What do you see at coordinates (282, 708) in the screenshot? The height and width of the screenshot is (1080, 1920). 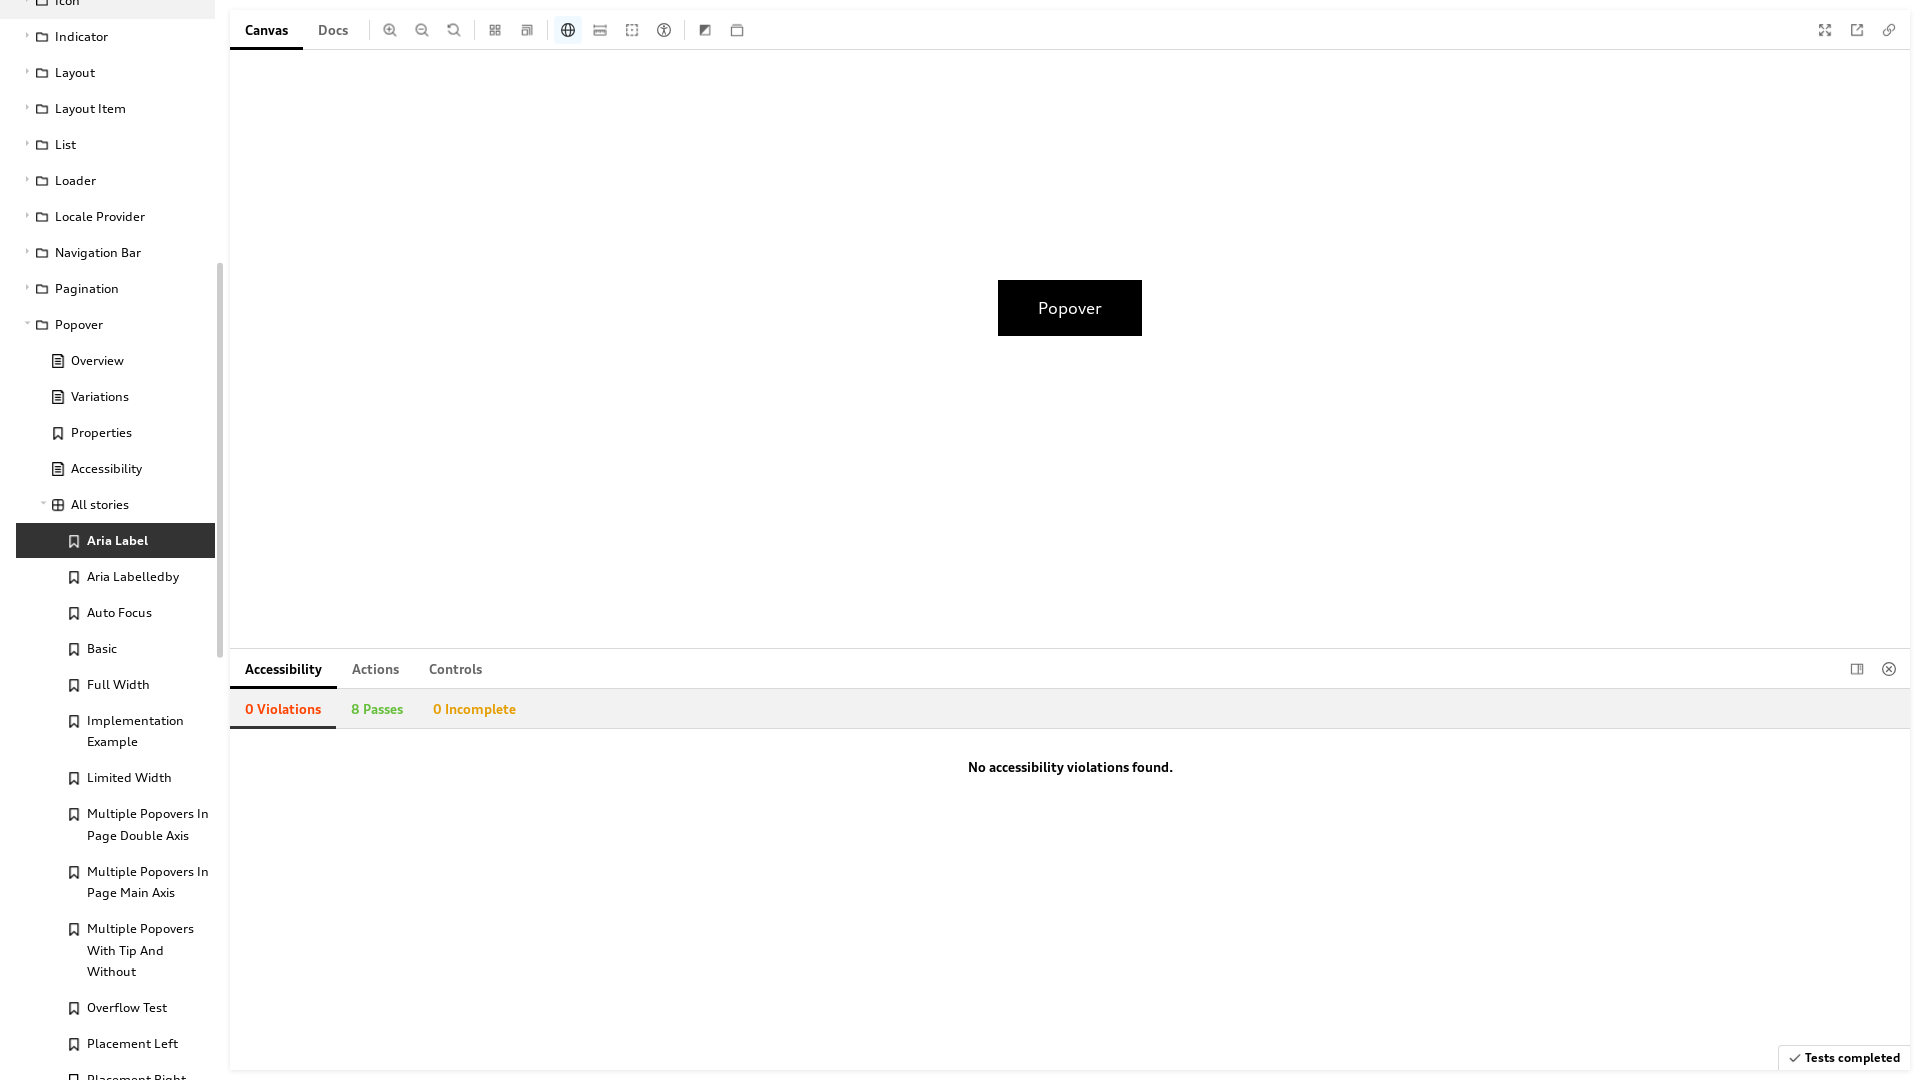 I see `'0 Violations'` at bounding box center [282, 708].